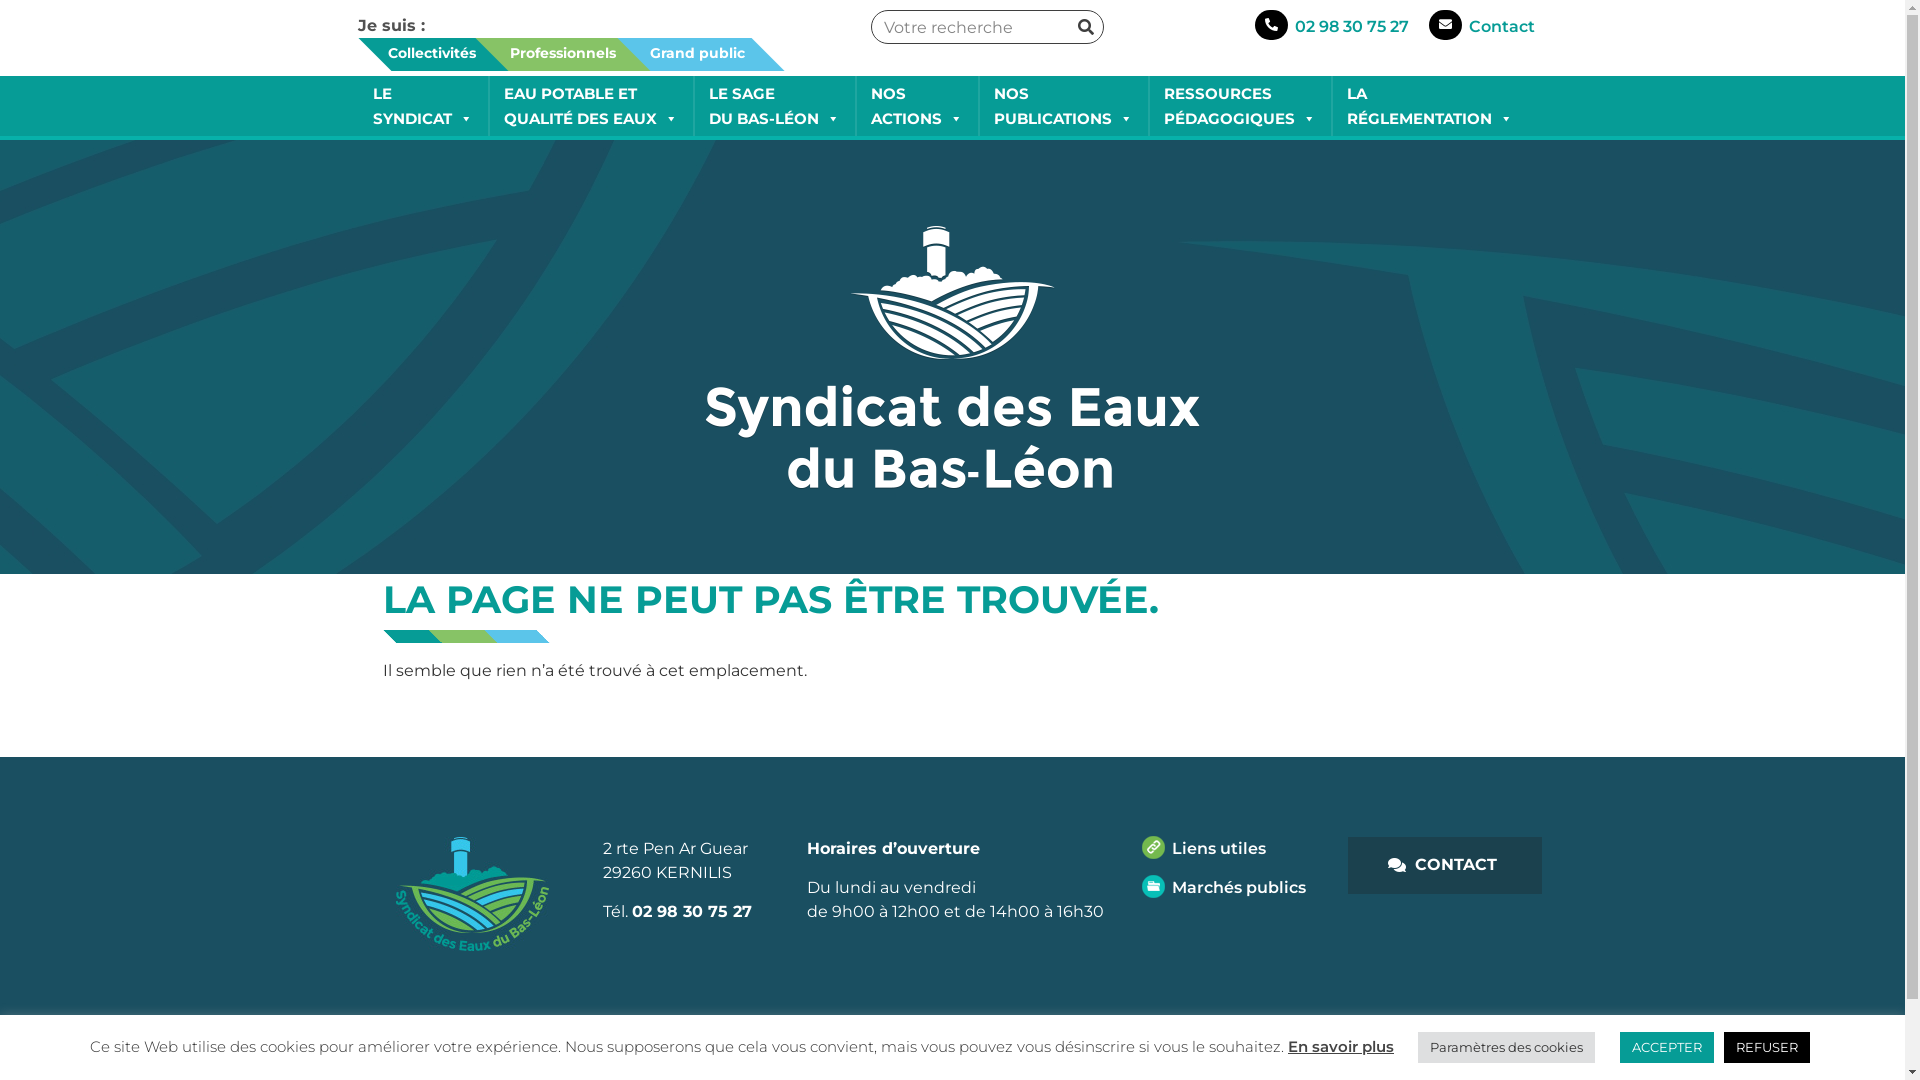 The image size is (1920, 1080). Describe the element at coordinates (1444, 864) in the screenshot. I see `'CONTACT'` at that location.